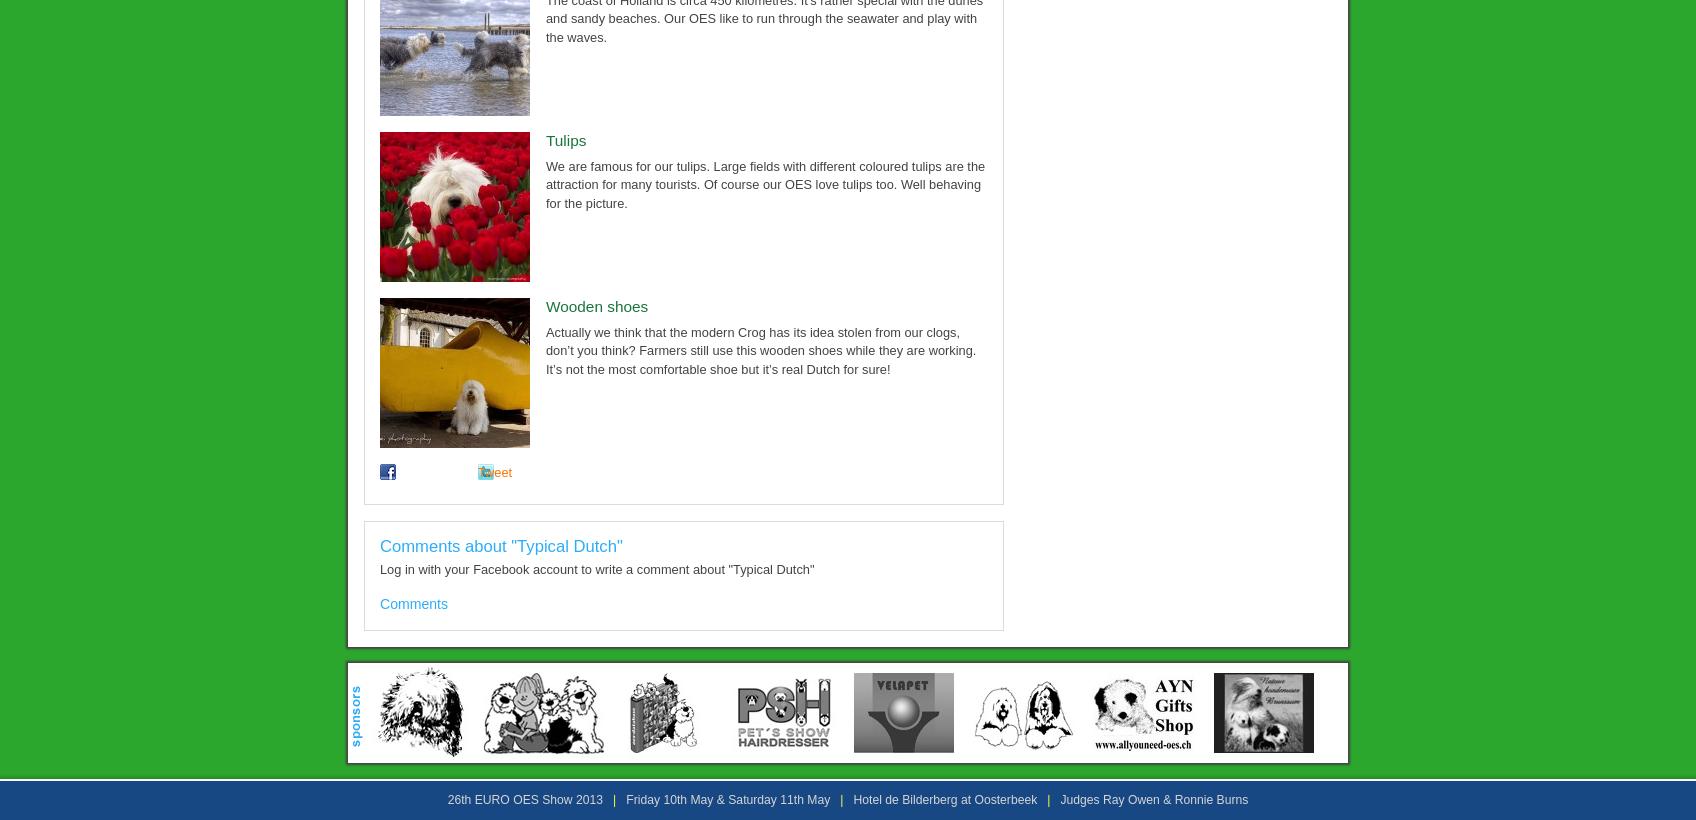 Image resolution: width=1696 pixels, height=820 pixels. Describe the element at coordinates (495, 472) in the screenshot. I see `'Tweet'` at that location.